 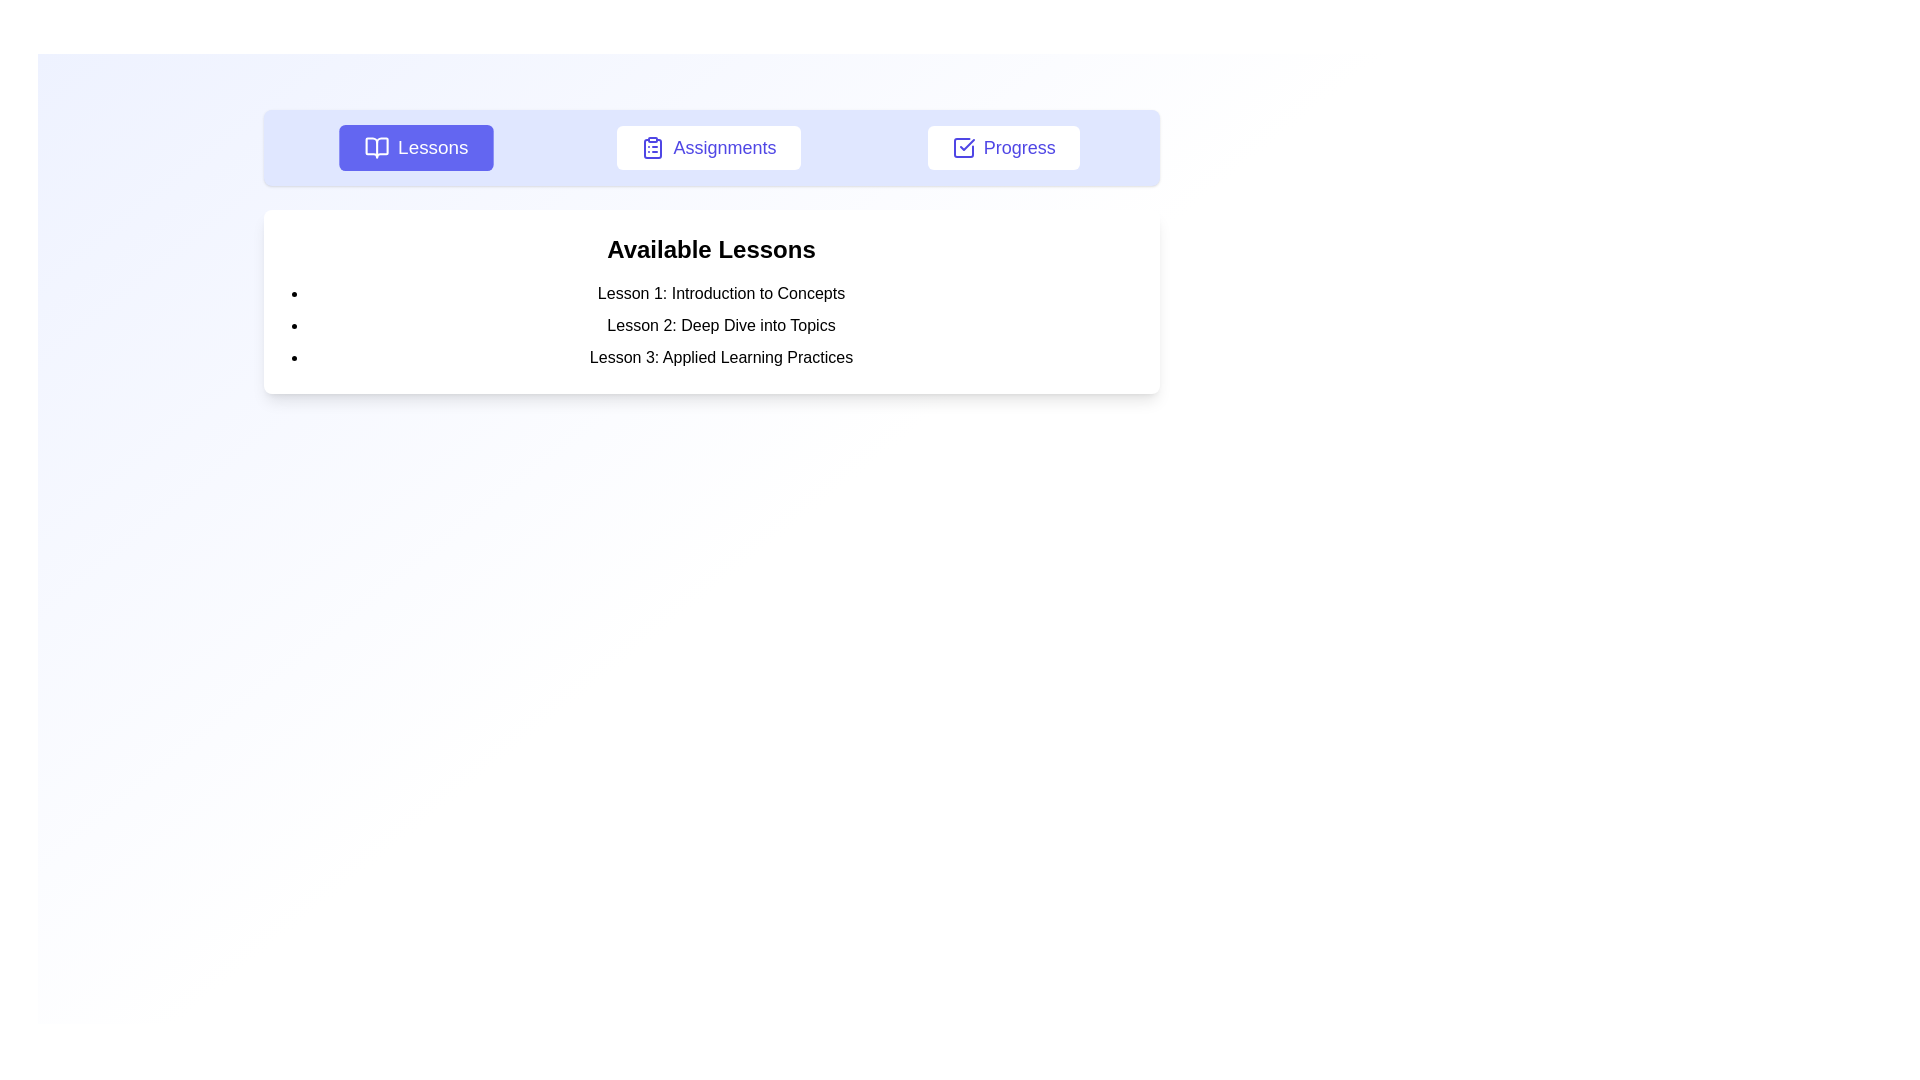 What do you see at coordinates (720, 325) in the screenshot?
I see `the text element that serves as the label for the second lesson in a vertically aligned list of lessons` at bounding box center [720, 325].